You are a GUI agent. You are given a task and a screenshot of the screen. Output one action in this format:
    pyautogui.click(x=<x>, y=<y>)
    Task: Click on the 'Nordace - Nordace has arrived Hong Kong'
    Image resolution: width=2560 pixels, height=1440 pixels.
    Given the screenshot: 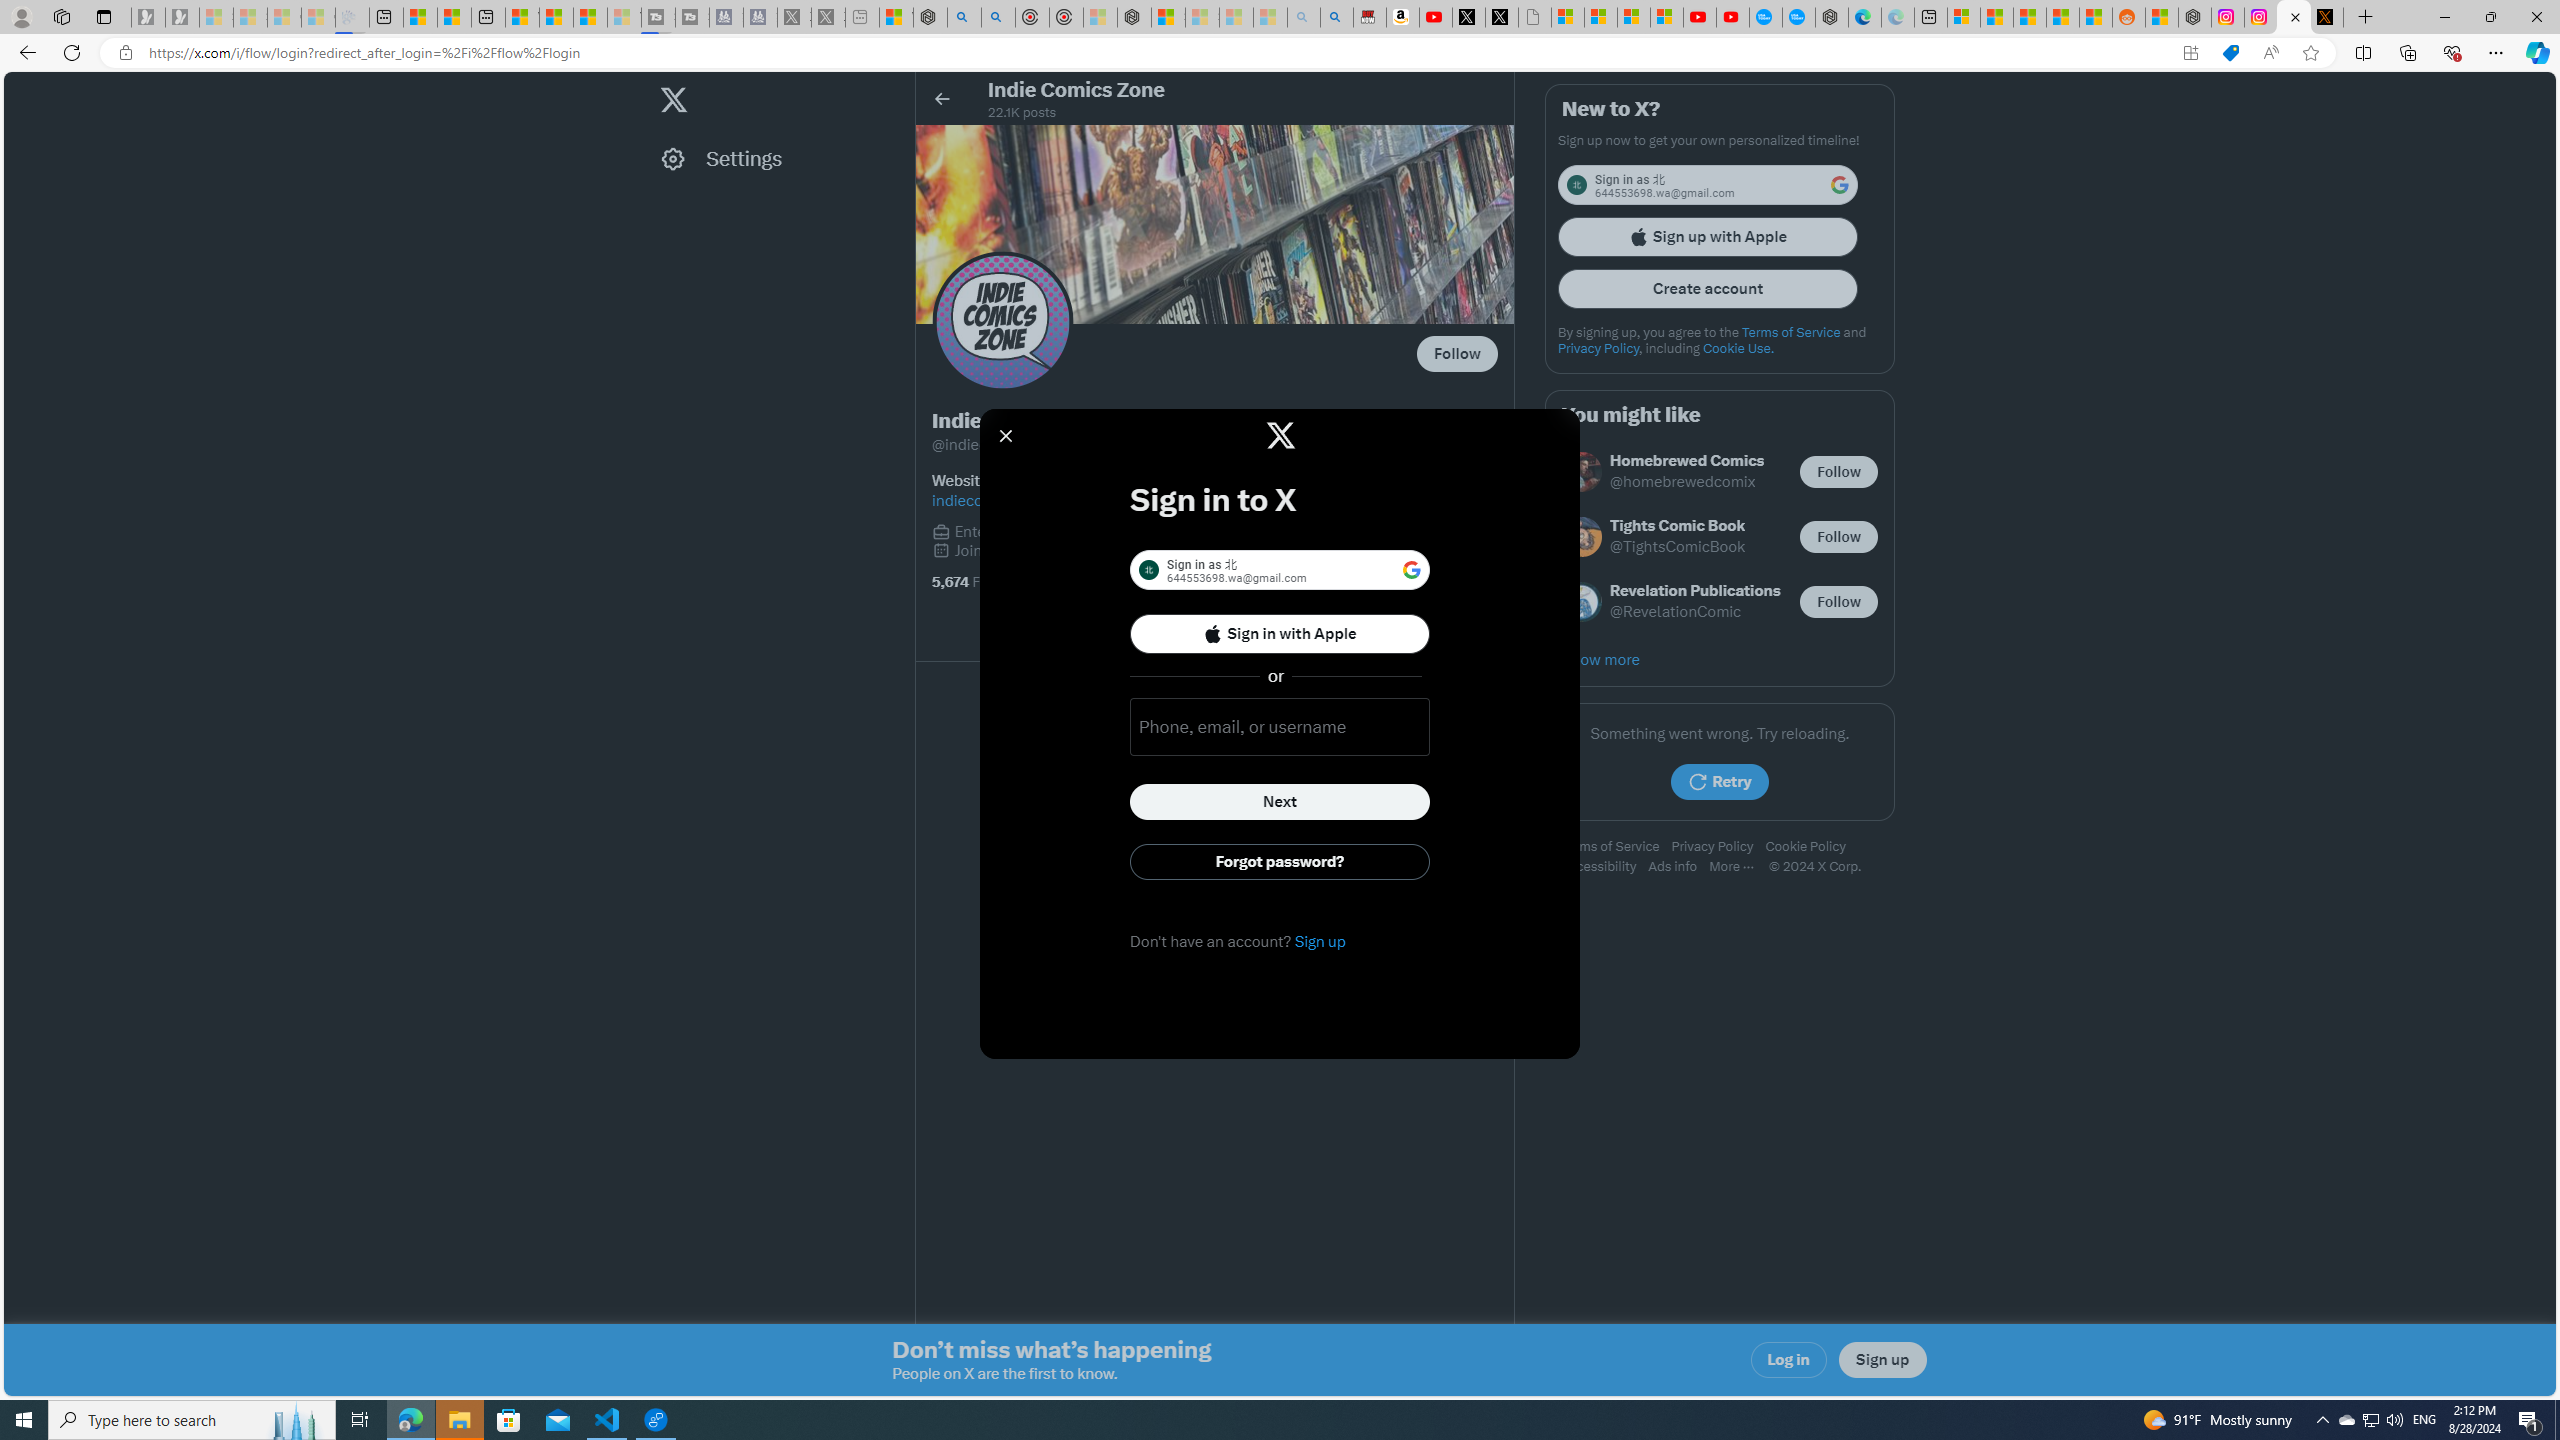 What is the action you would take?
    pyautogui.click(x=1830, y=16)
    